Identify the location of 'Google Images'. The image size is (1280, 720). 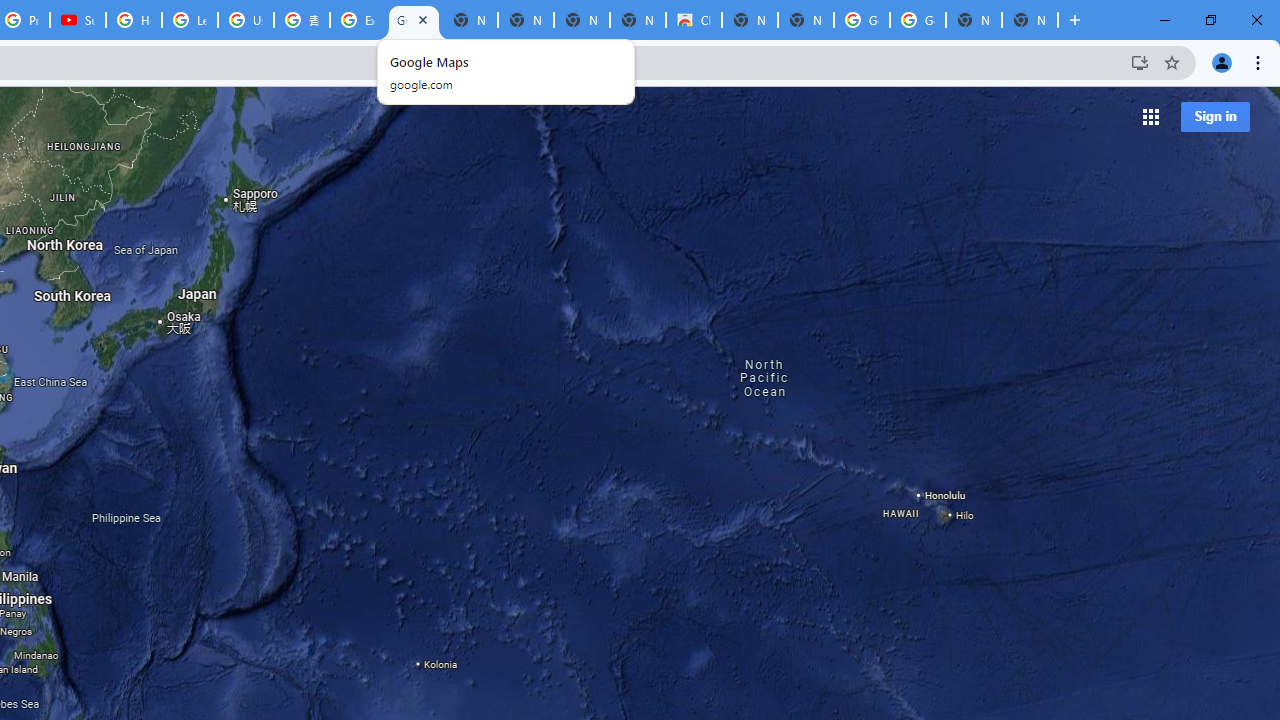
(862, 20).